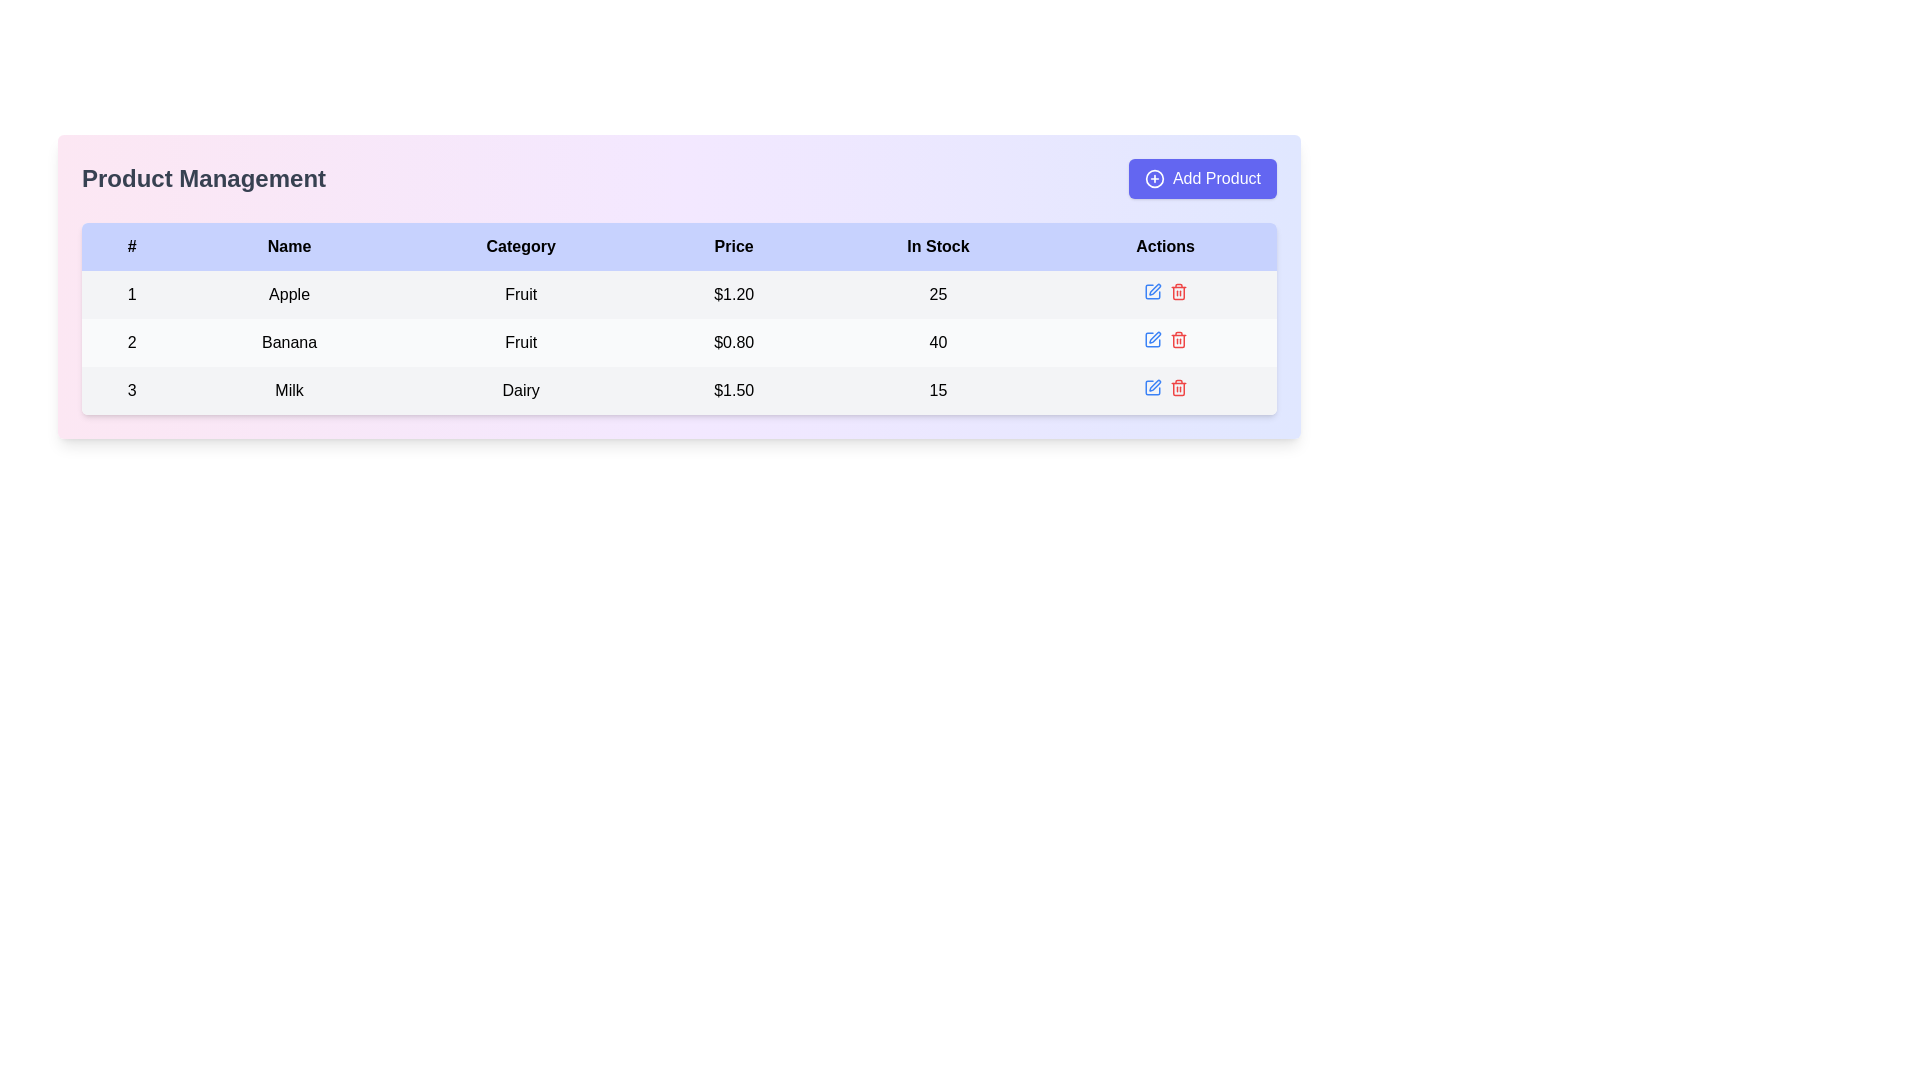 Image resolution: width=1920 pixels, height=1080 pixels. Describe the element at coordinates (937, 294) in the screenshot. I see `the Text Label displaying '25' in the fifth column of the first row of the table, under the heading 'In Stock'` at that location.